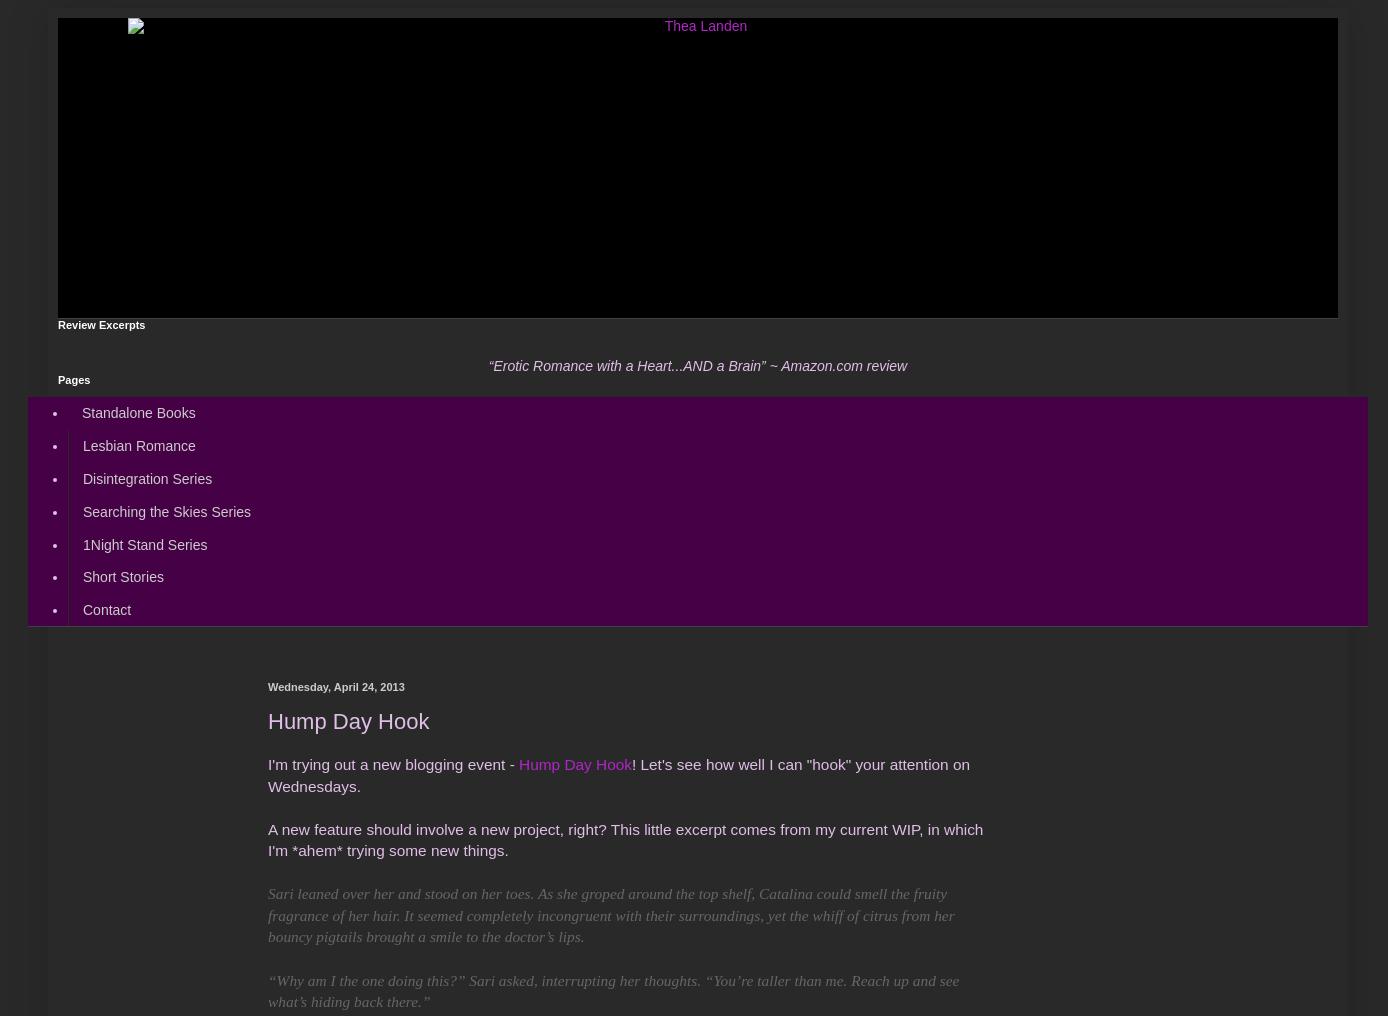 This screenshot has height=1016, width=1388. I want to click on 'Pages', so click(72, 379).